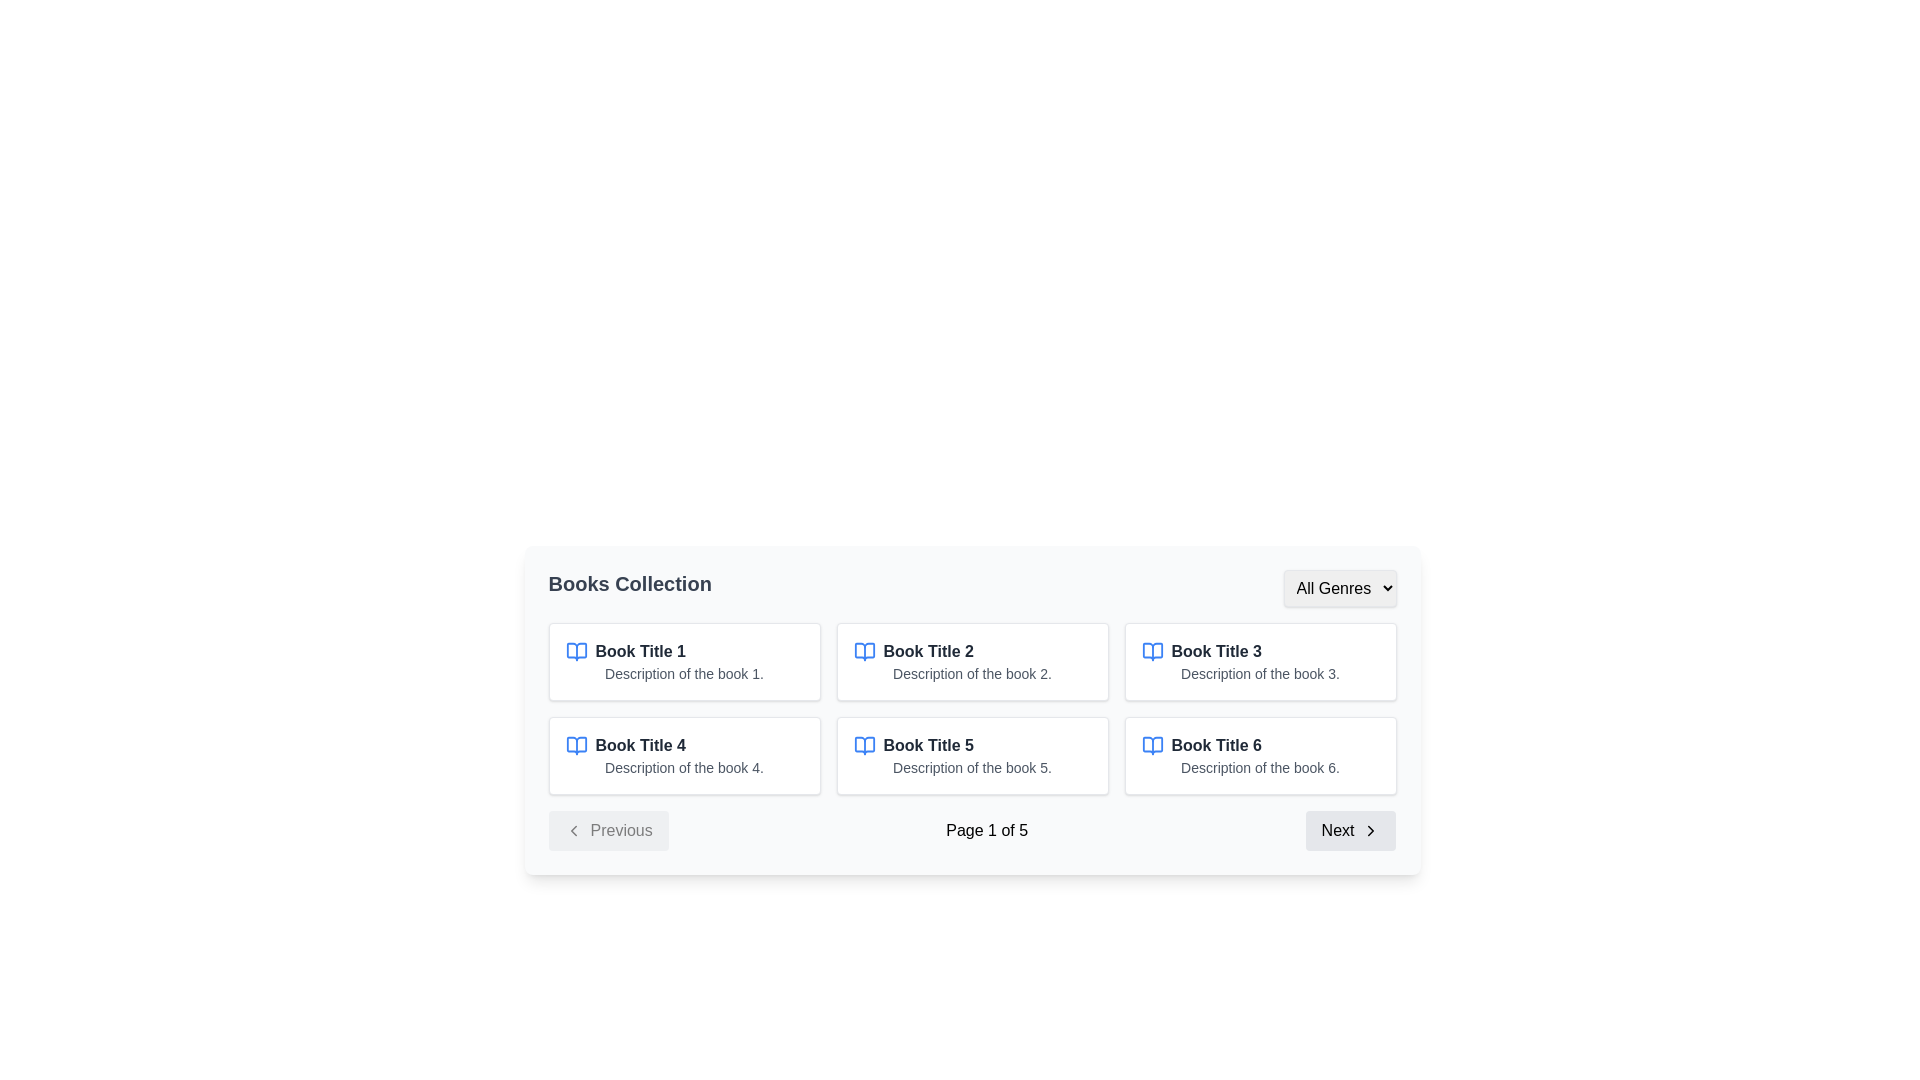  I want to click on the styling of the open book icon, which is blue and located next to 'Book Title 6' in the book grid, so click(1152, 745).